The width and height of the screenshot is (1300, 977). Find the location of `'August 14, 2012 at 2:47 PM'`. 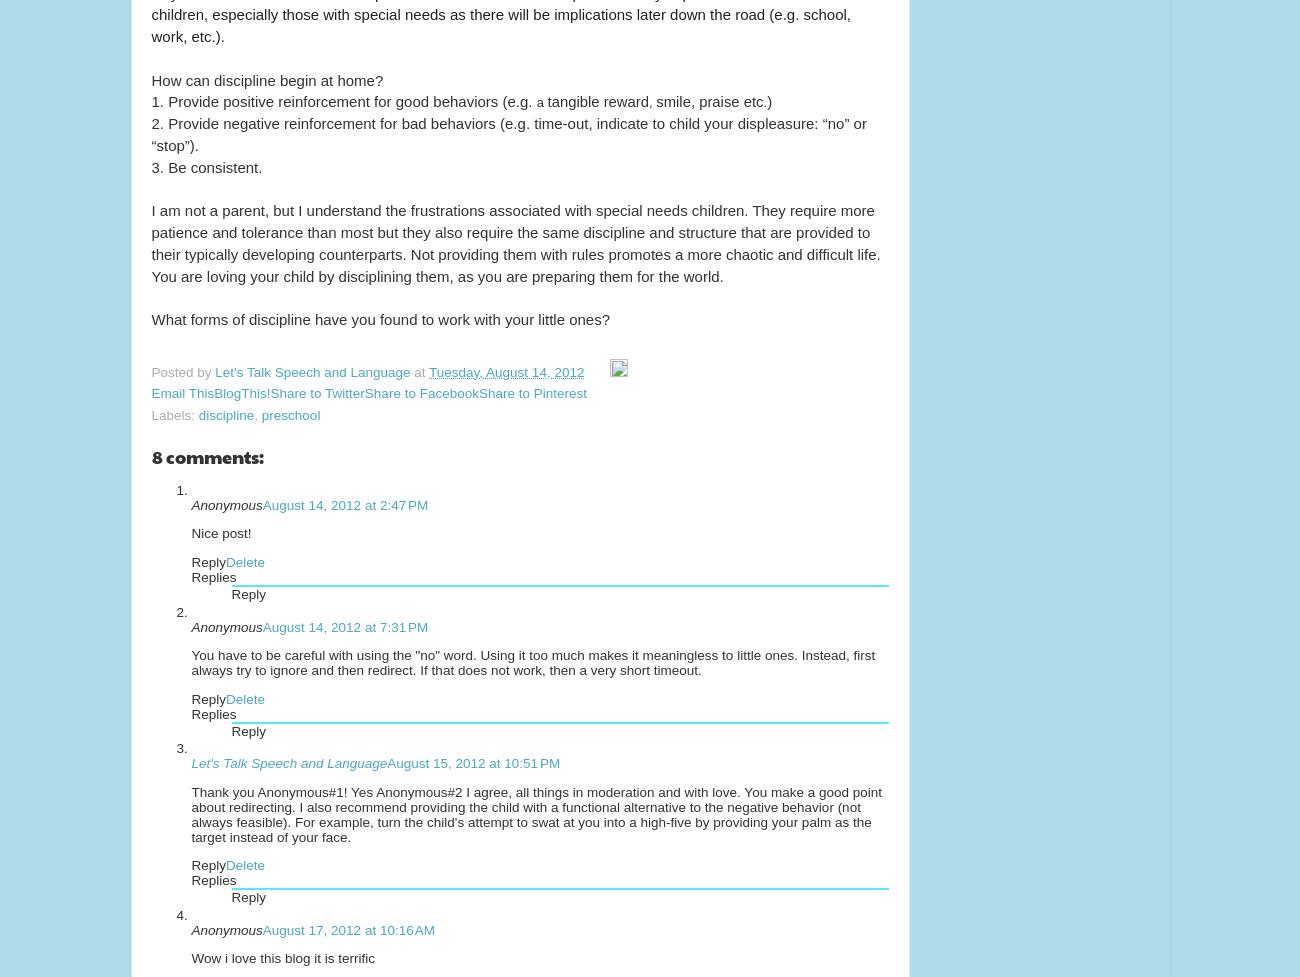

'August 14, 2012 at 2:47 PM' is located at coordinates (344, 503).